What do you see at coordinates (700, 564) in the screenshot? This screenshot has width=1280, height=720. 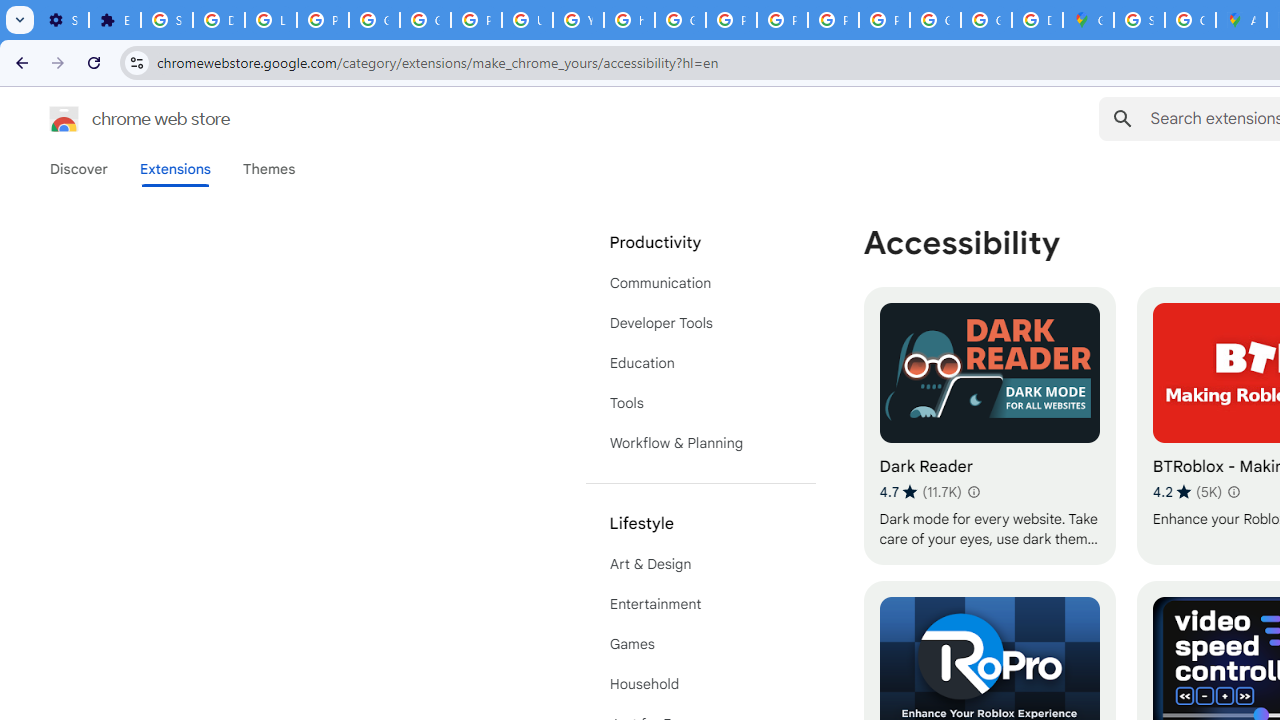 I see `'Art & Design'` at bounding box center [700, 564].